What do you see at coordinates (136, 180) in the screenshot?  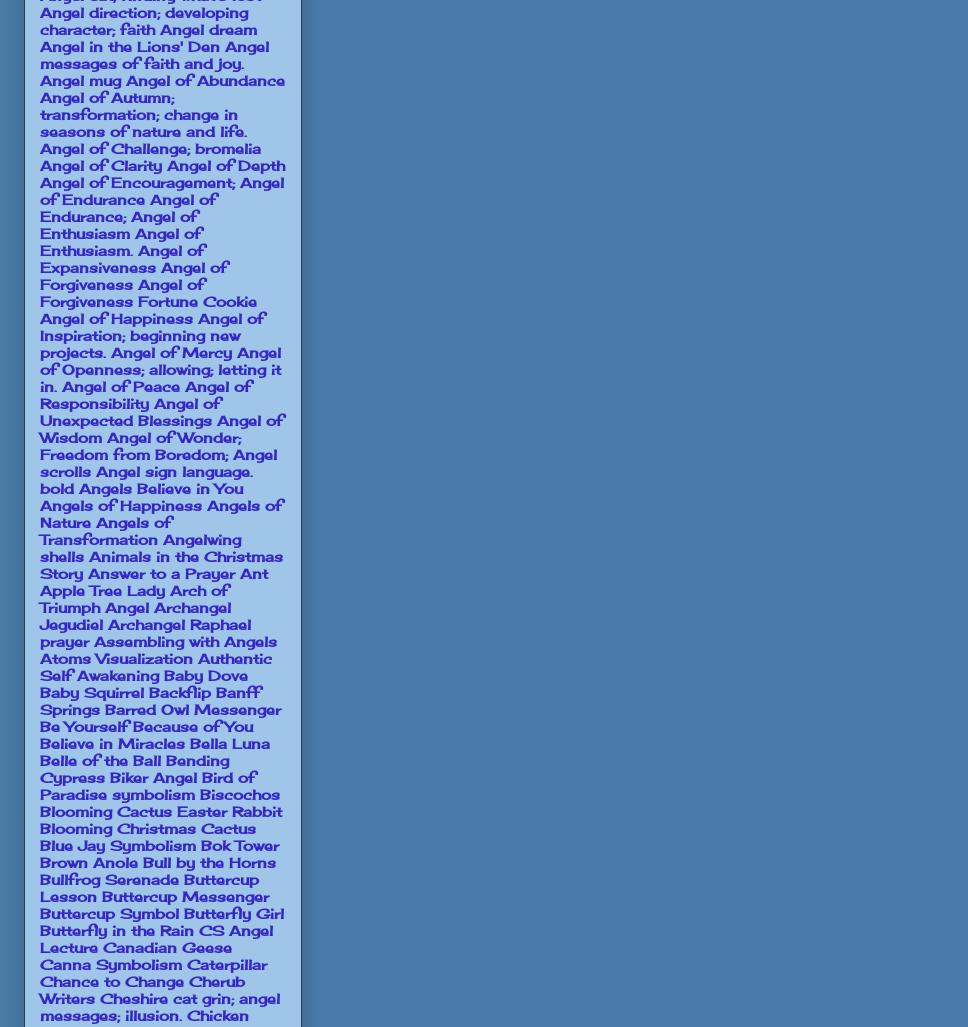 I see `'Angel of Encouragement;'` at bounding box center [136, 180].